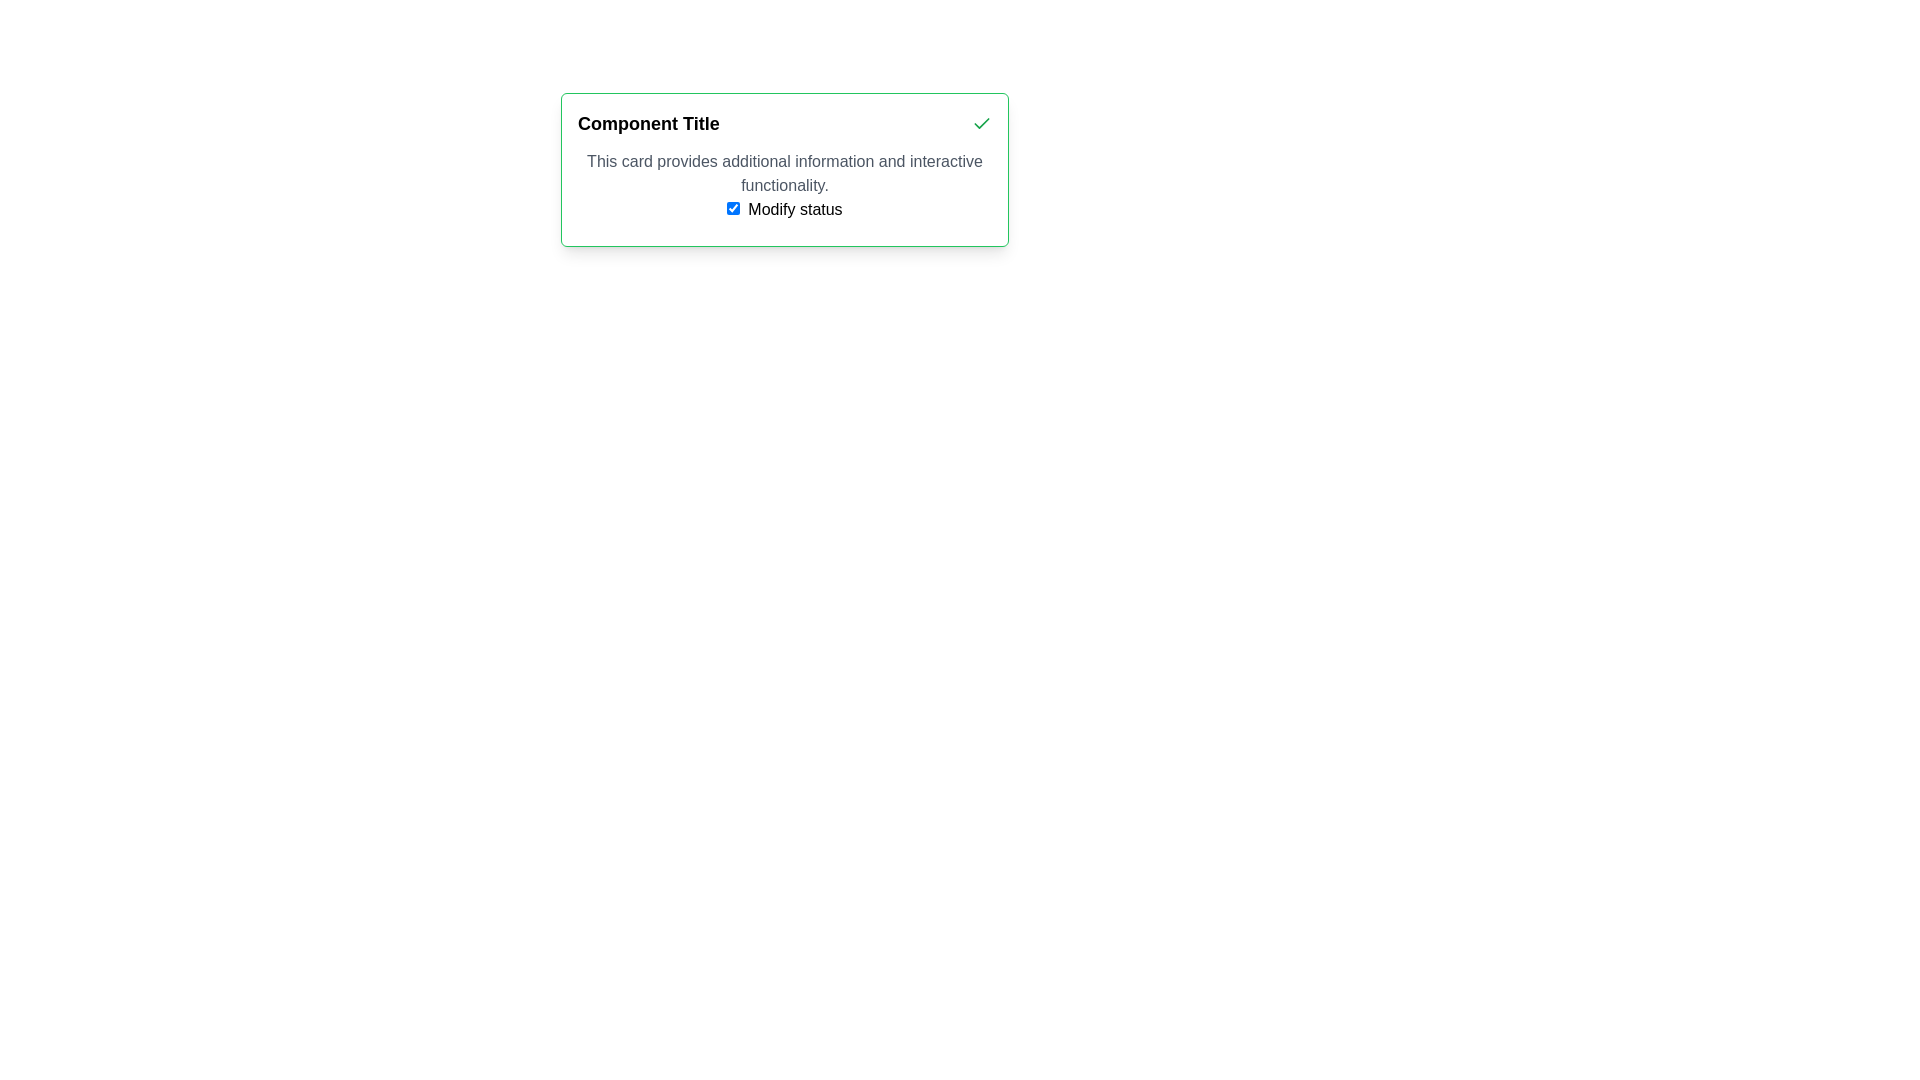  What do you see at coordinates (794, 209) in the screenshot?
I see `the label that identifies the checkbox functionality, which is positioned to the right of the checkbox in the second row of a card component` at bounding box center [794, 209].